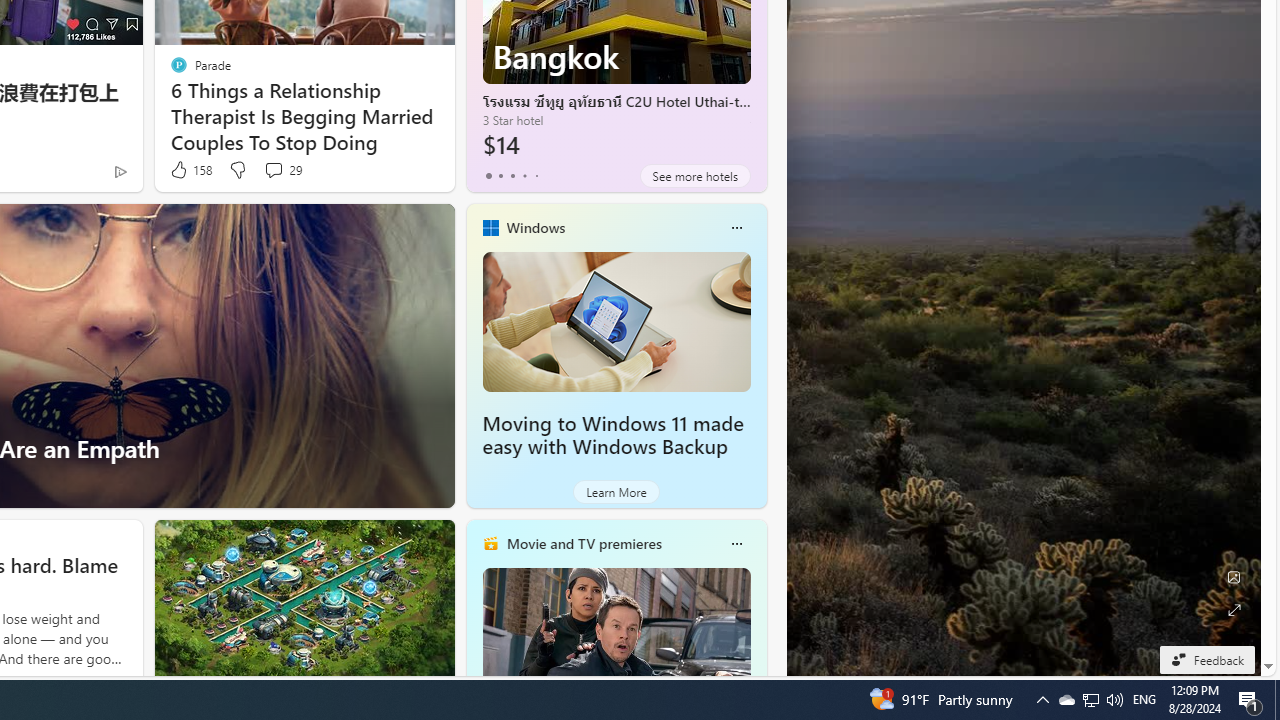 Image resolution: width=1280 pixels, height=720 pixels. What do you see at coordinates (190, 169) in the screenshot?
I see `'158 Like'` at bounding box center [190, 169].